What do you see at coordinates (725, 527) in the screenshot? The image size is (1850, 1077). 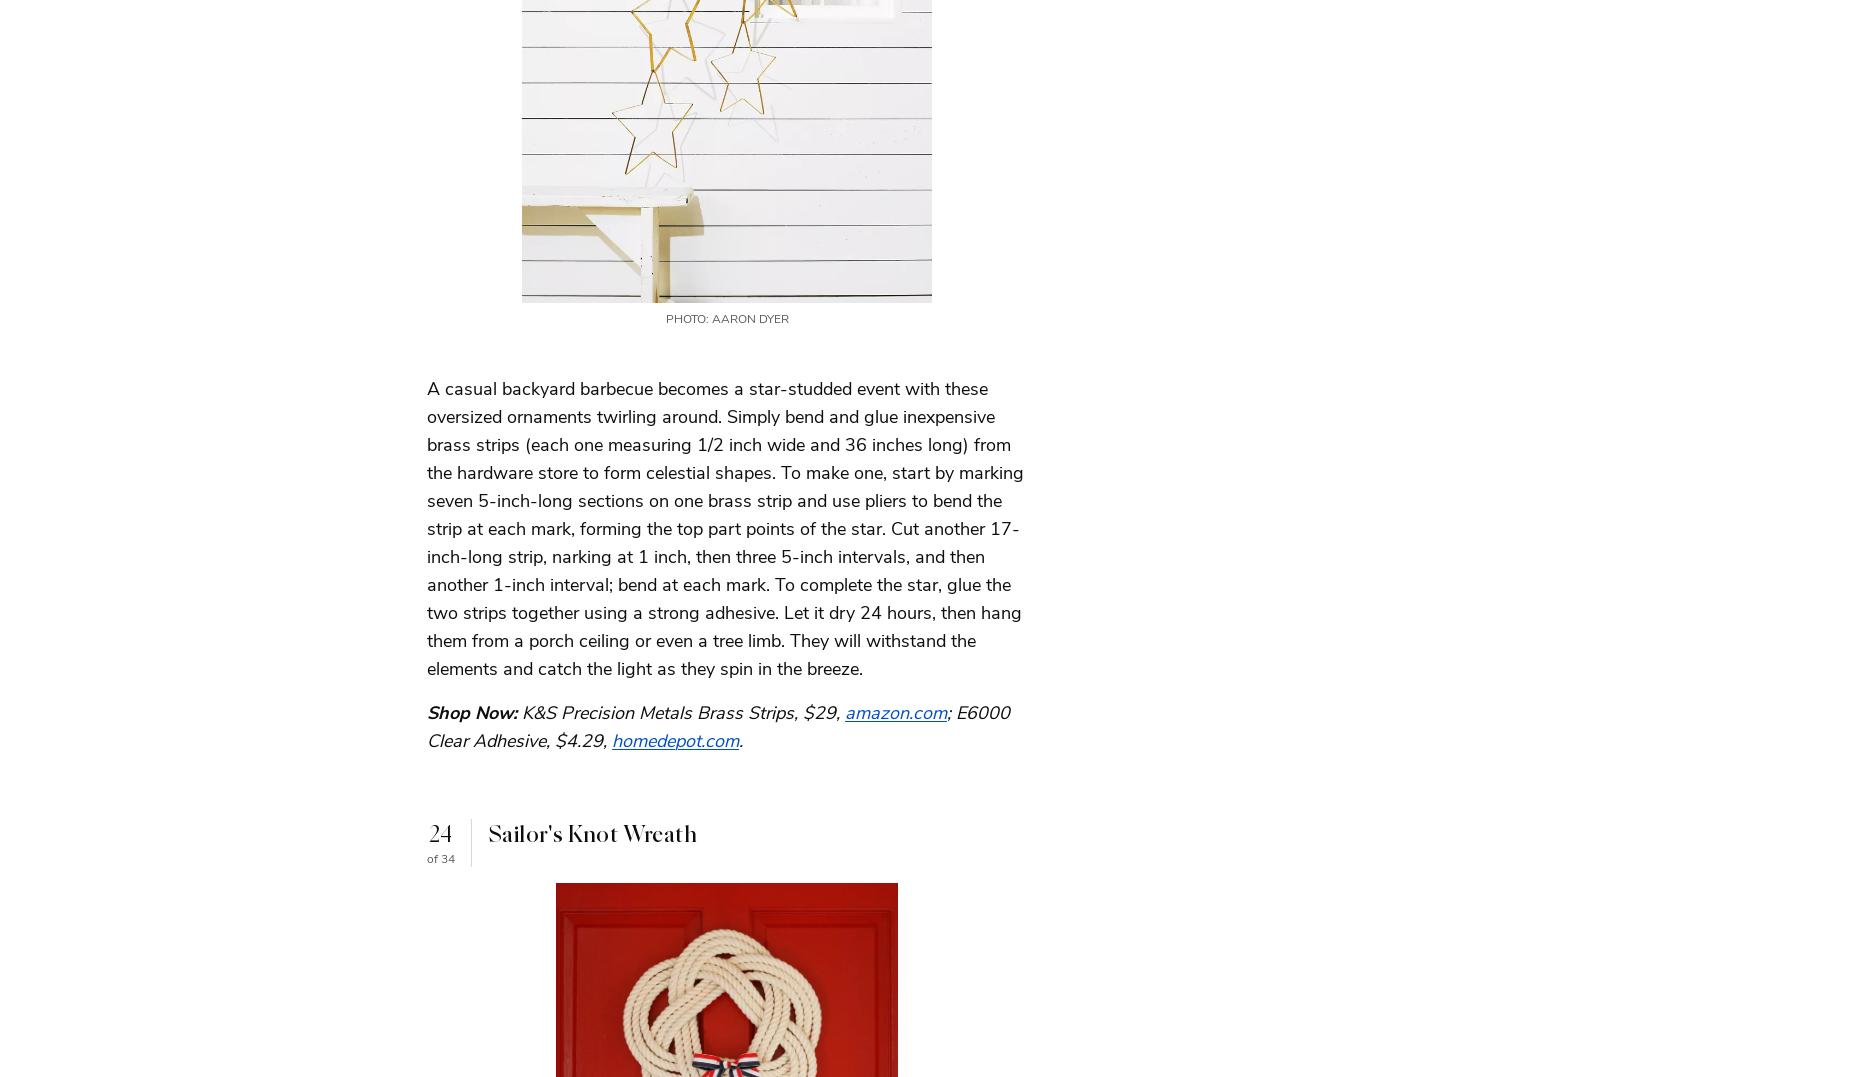 I see `'A casual backyard barbecue becomes a star-studded event with these oversized ornaments twirling around. Simply bend and glue inexpensive brass strips (each one measuring 1/2 inch wide and 36 inches long) from the hardware store to form celestial shapes. To make one, start by marking seven 5-inch-long sections on one brass strip and use pliers to bend the strip at each mark, forming the top part points of the star. Cut another 17-inch-long strip, narking at 1 inch, then three 5-inch intervals, and then another 1-inch interval; bend at each mark. To complete the star, glue the two strips together using a strong adhesive. Let it dry 24 hours, then hang them from a porch ceiling or even a tree limb. They will withstand the elements and catch the light as they spin in the breeze.'` at bounding box center [725, 527].